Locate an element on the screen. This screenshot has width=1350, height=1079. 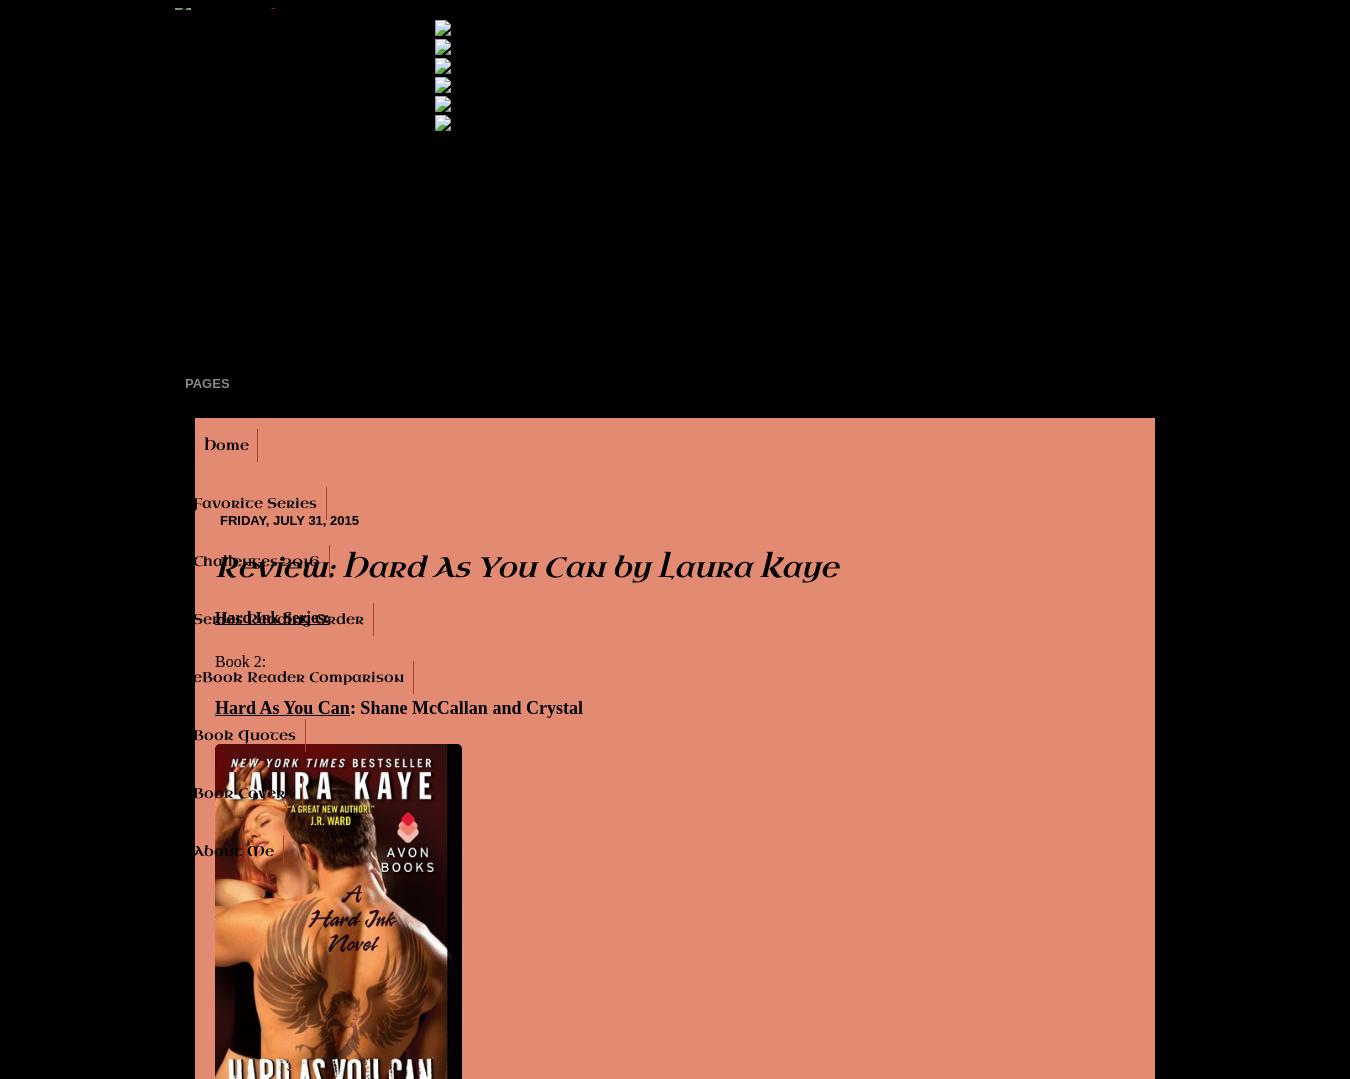
'About Me' is located at coordinates (193, 851).